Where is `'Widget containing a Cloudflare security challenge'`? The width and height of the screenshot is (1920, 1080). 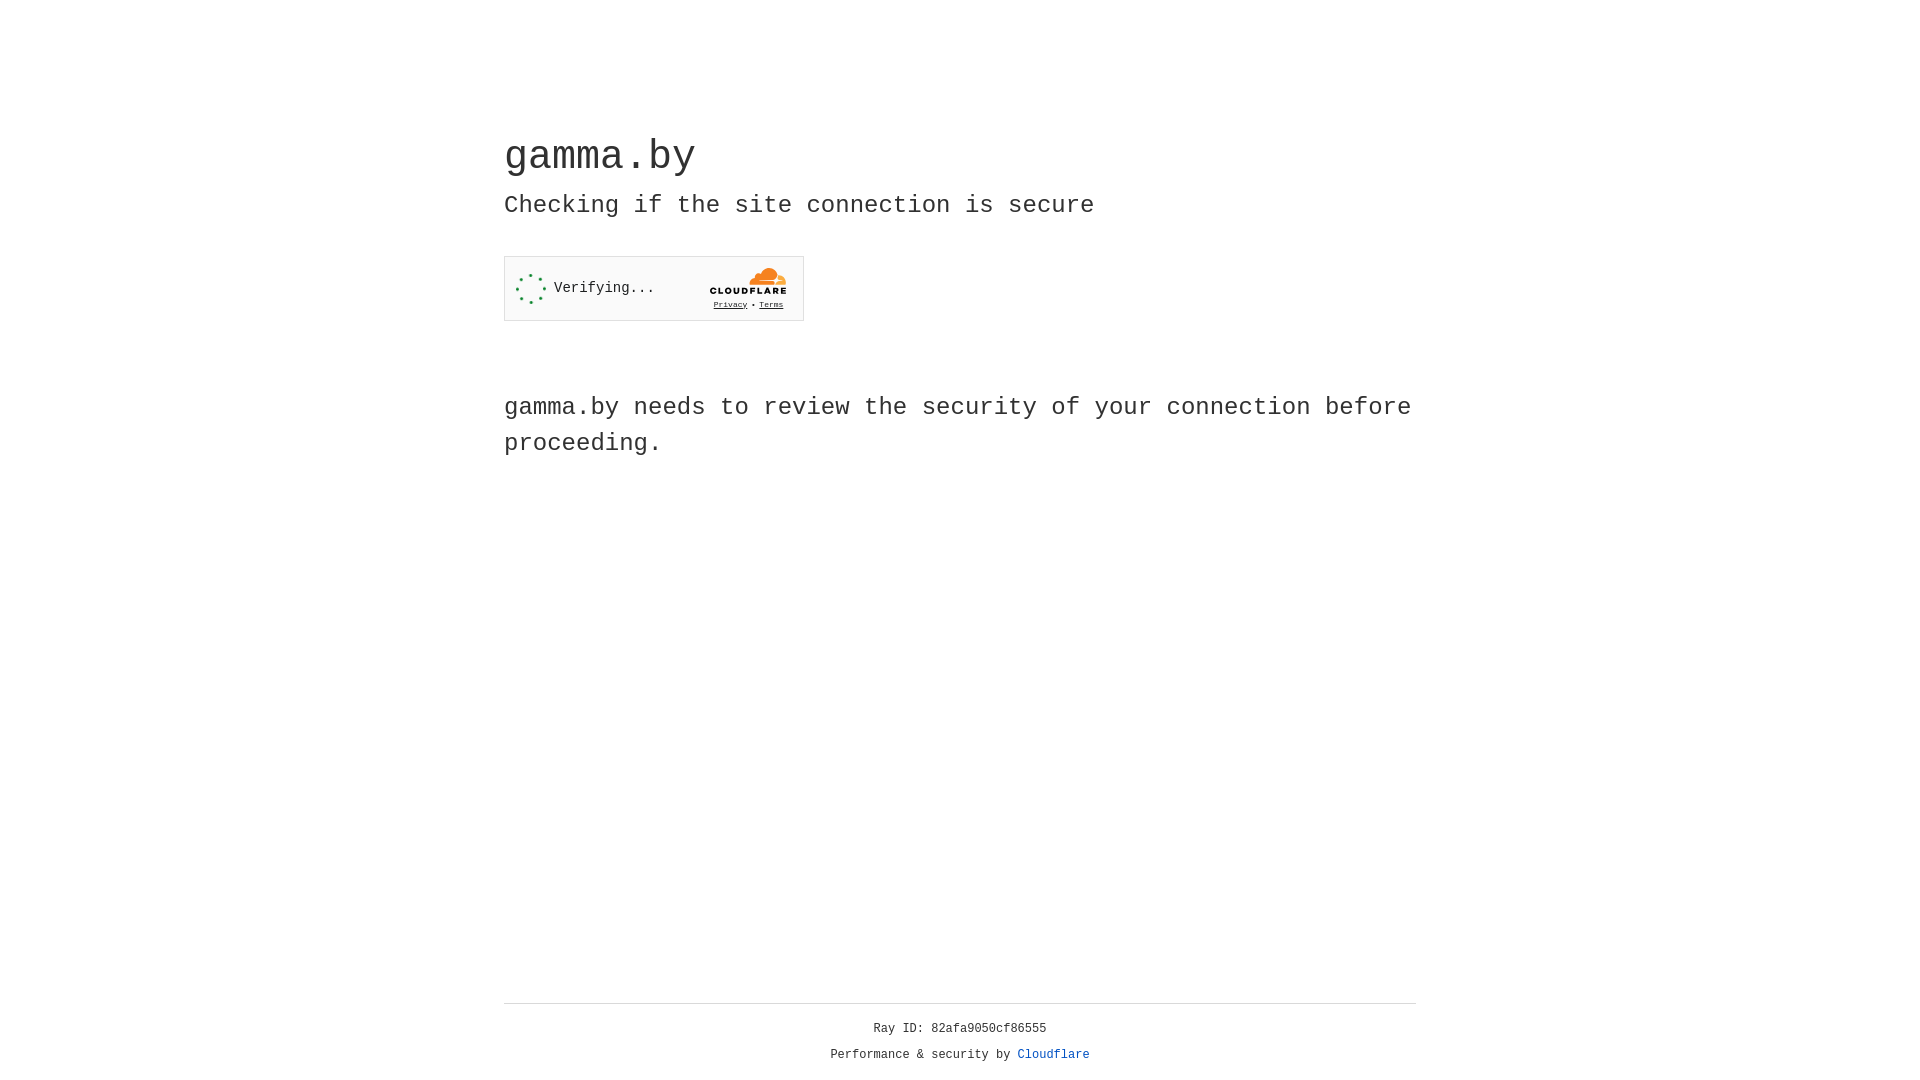 'Widget containing a Cloudflare security challenge' is located at coordinates (653, 288).